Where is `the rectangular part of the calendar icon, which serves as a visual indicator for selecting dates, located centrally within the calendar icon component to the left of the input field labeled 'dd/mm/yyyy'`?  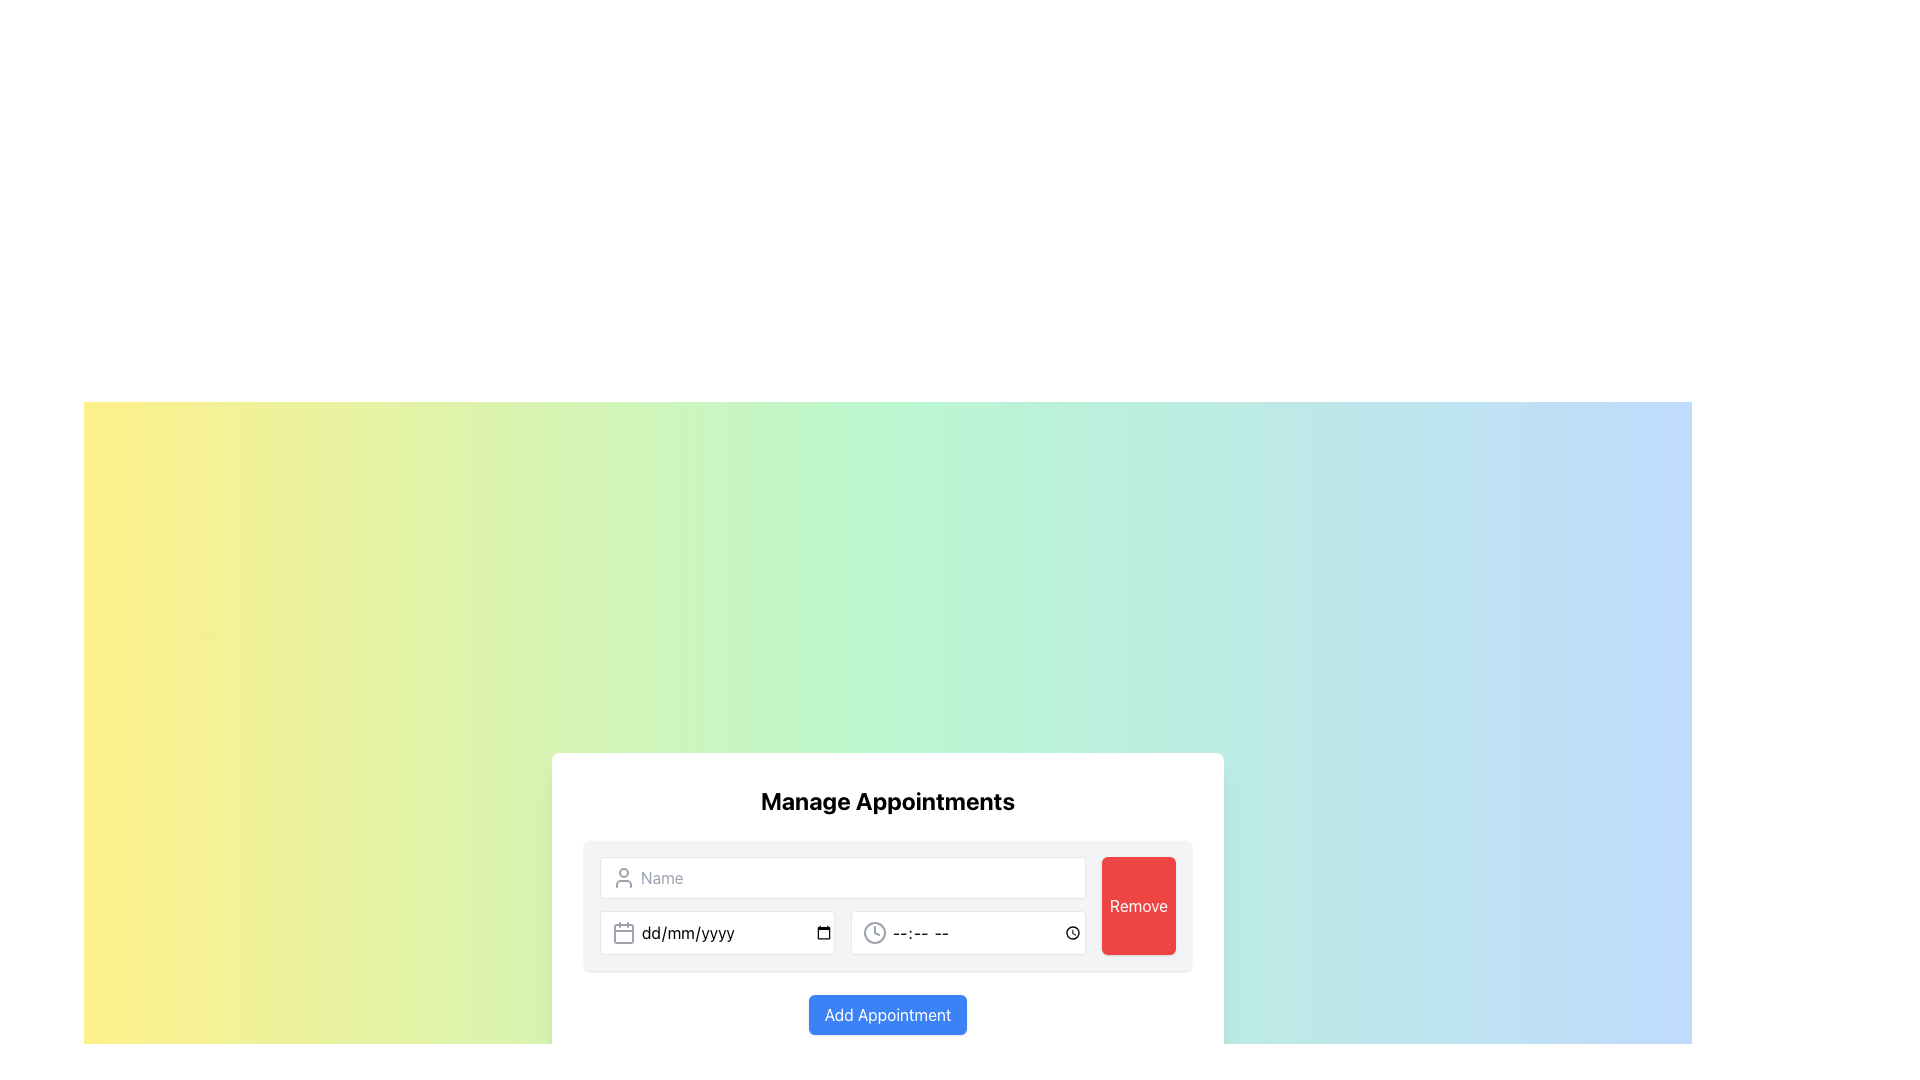
the rectangular part of the calendar icon, which serves as a visual indicator for selecting dates, located centrally within the calendar icon component to the left of the input field labeled 'dd/mm/yyyy' is located at coordinates (623, 933).